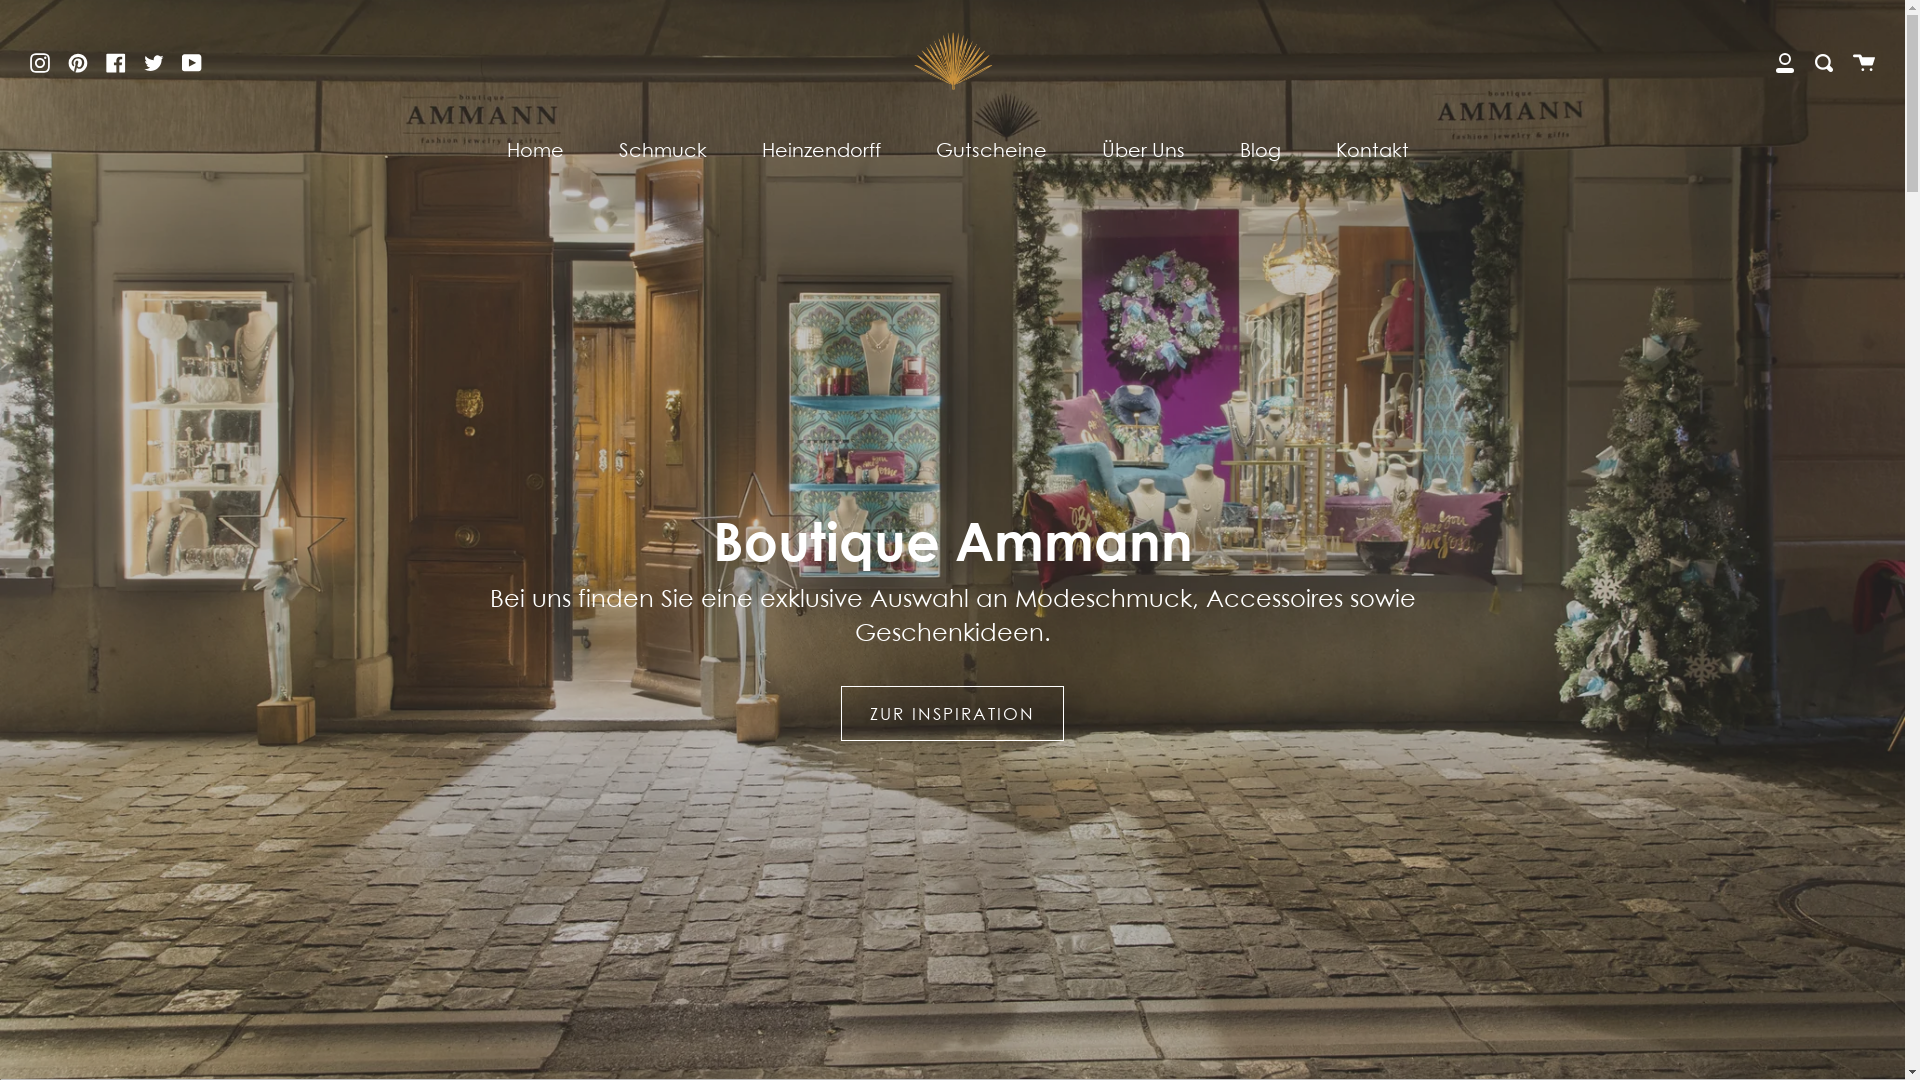 Image resolution: width=1920 pixels, height=1080 pixels. What do you see at coordinates (820, 149) in the screenshot?
I see `'Heinzendorff'` at bounding box center [820, 149].